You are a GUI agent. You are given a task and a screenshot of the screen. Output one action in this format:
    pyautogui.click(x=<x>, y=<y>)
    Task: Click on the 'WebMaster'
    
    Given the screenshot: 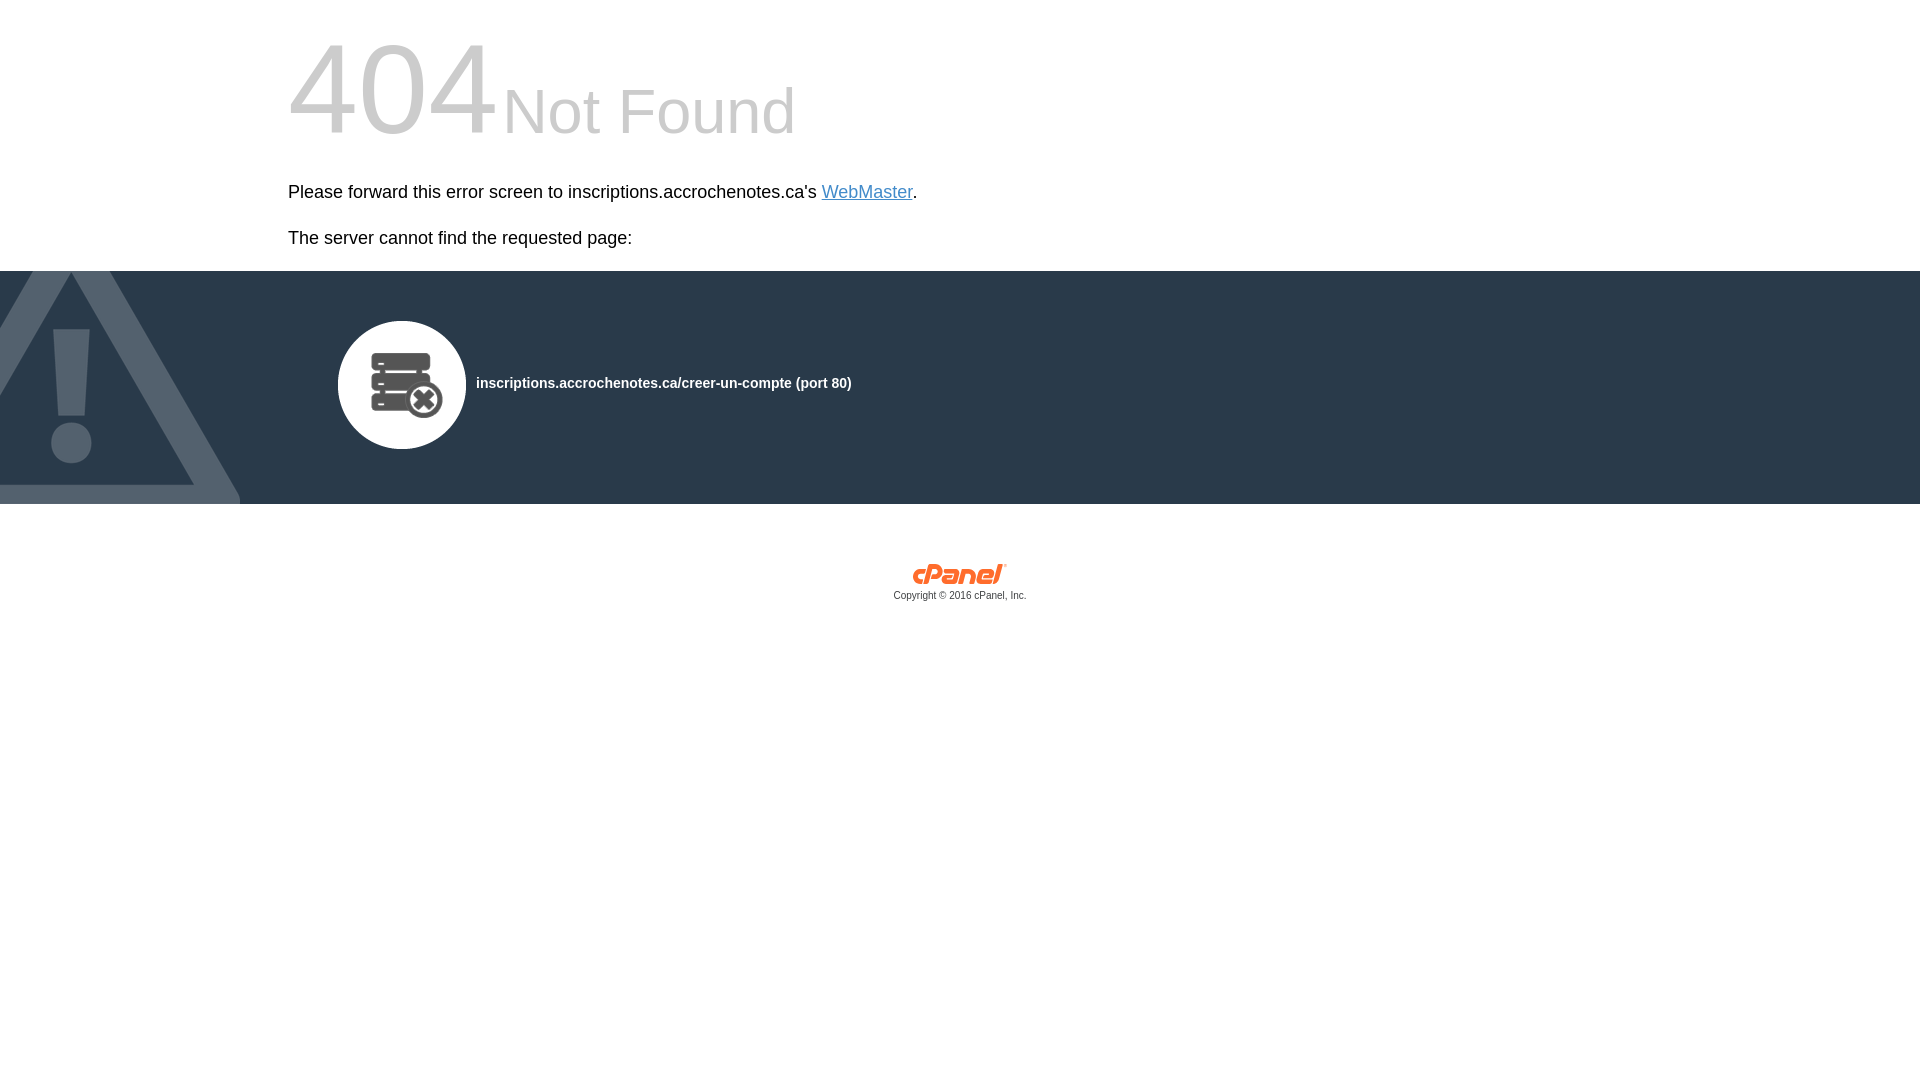 What is the action you would take?
    pyautogui.click(x=821, y=192)
    